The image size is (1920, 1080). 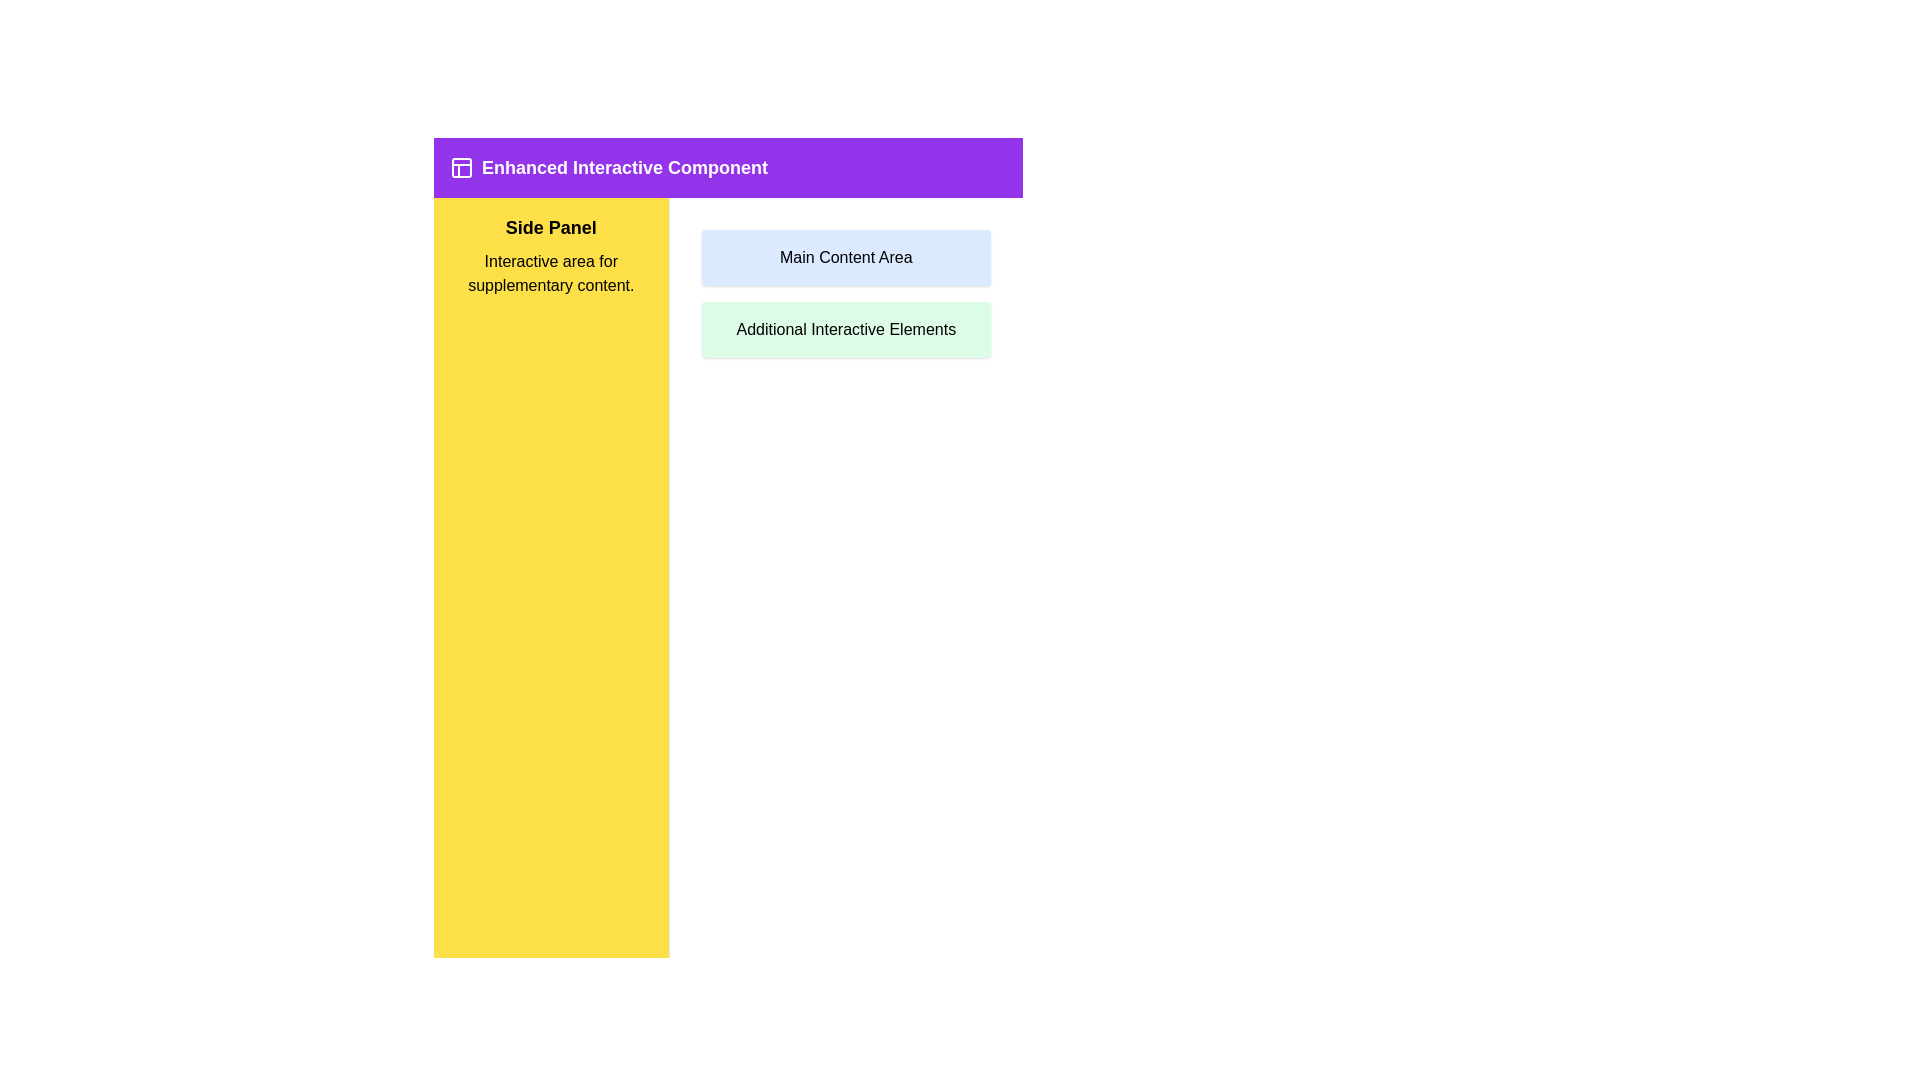 What do you see at coordinates (846, 329) in the screenshot?
I see `text from the text block with a light green background containing bold black text that reads 'Additional Interactive Elements', located in the right portion of the page beneath the 'Main Content Area'` at bounding box center [846, 329].